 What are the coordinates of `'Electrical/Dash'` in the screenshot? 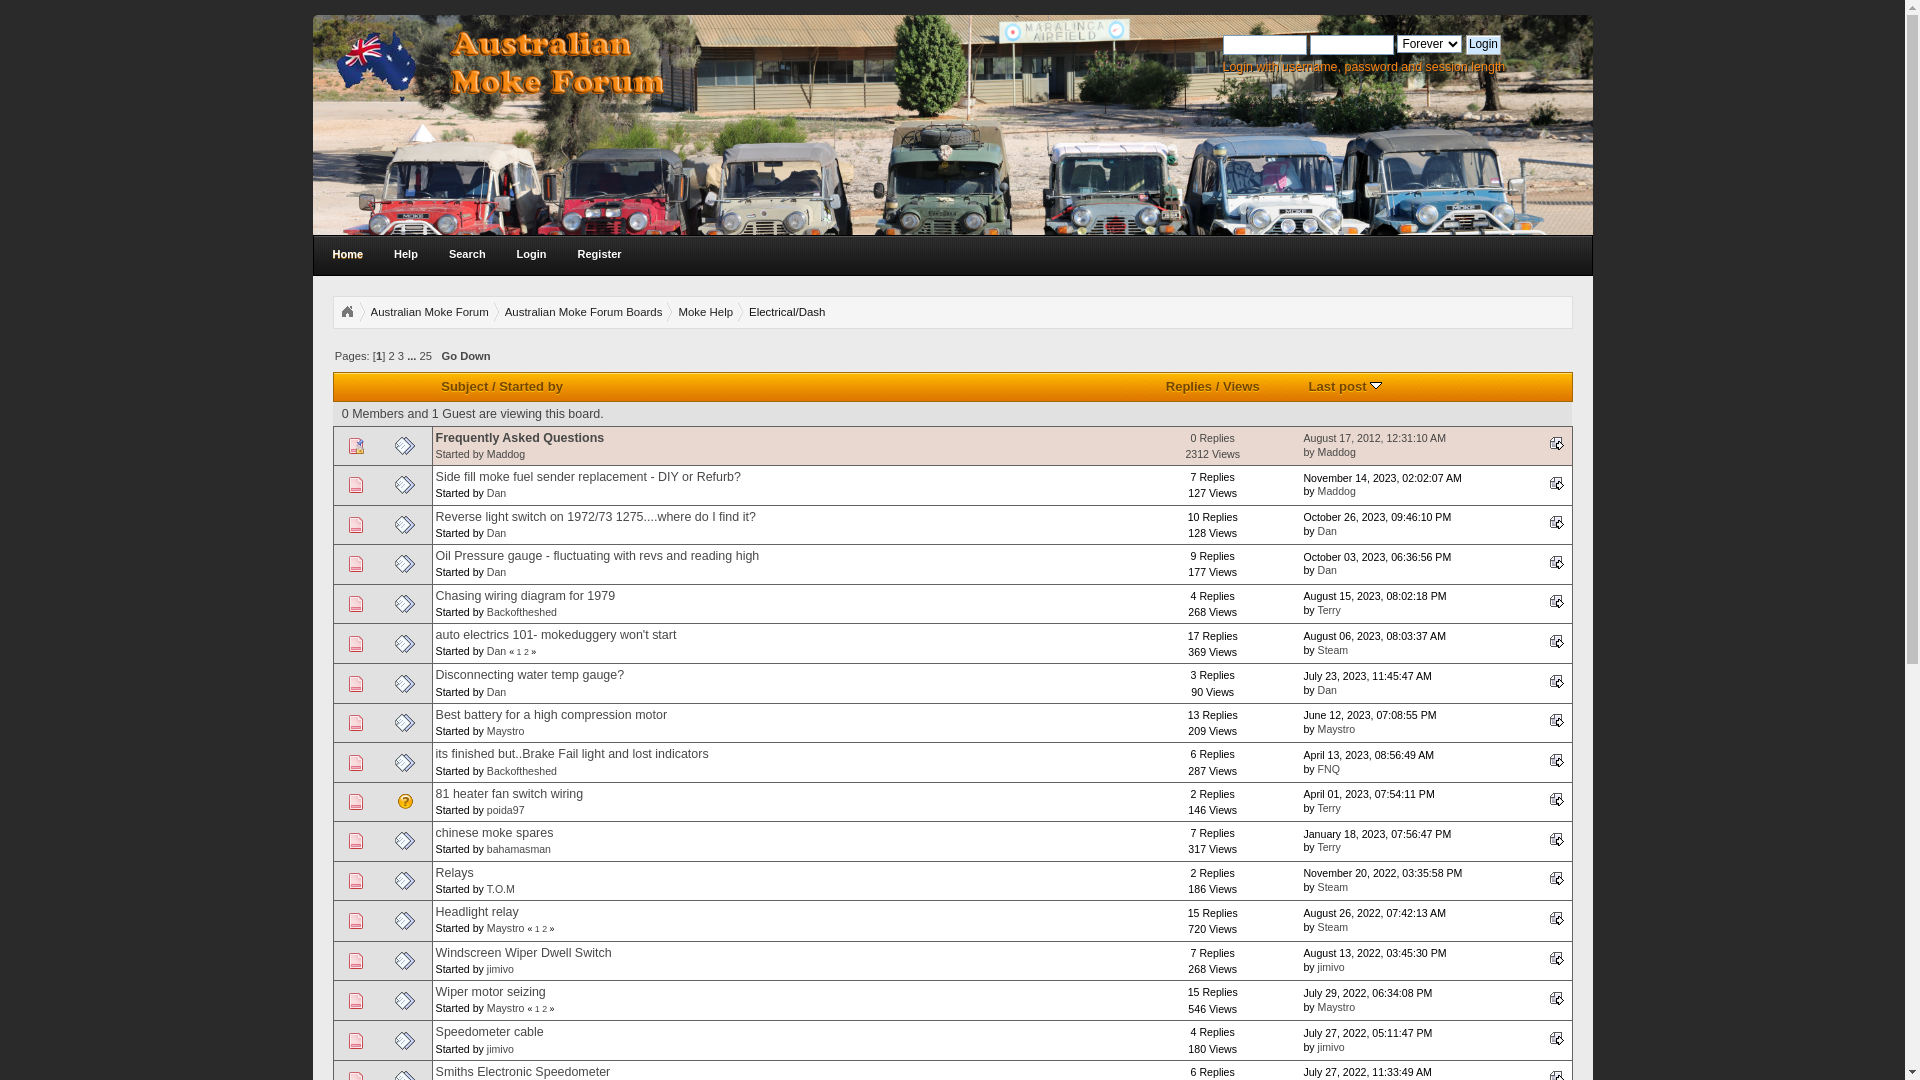 It's located at (747, 312).